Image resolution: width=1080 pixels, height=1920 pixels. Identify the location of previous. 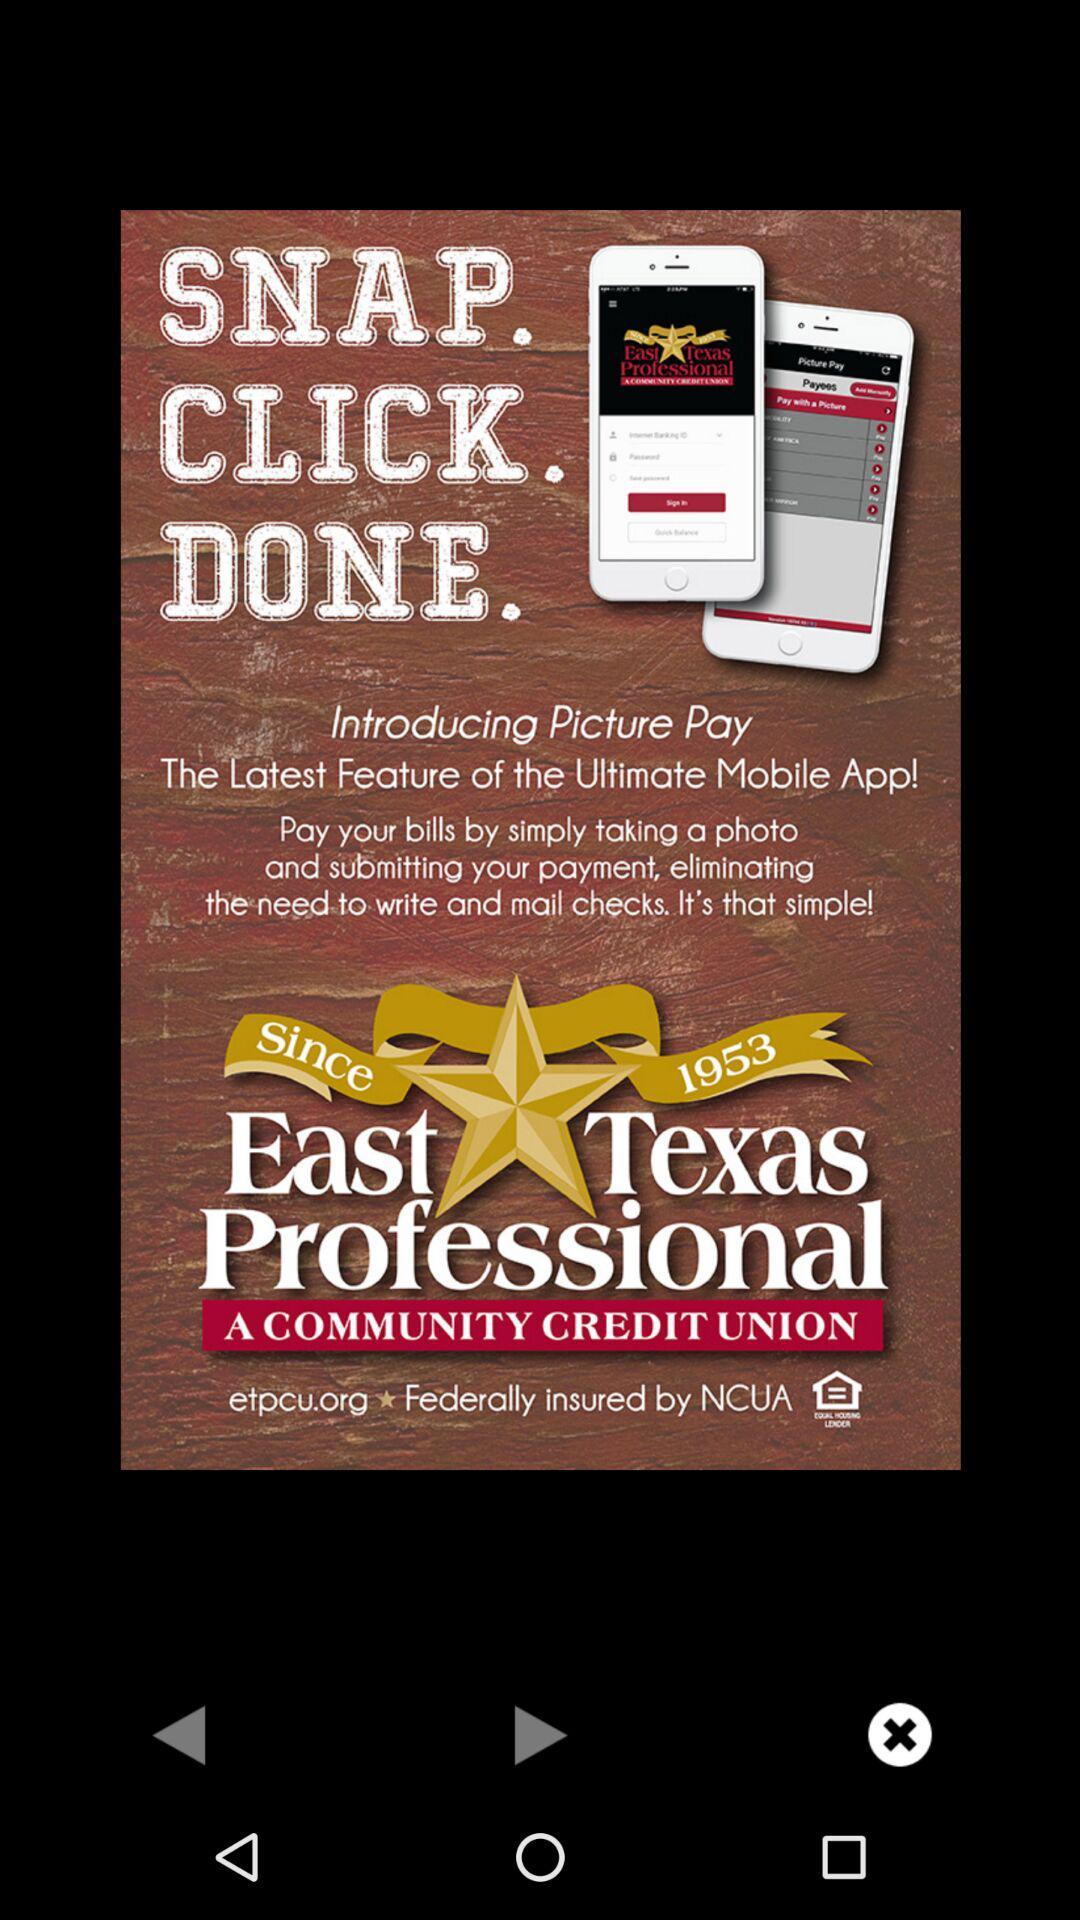
(180, 1733).